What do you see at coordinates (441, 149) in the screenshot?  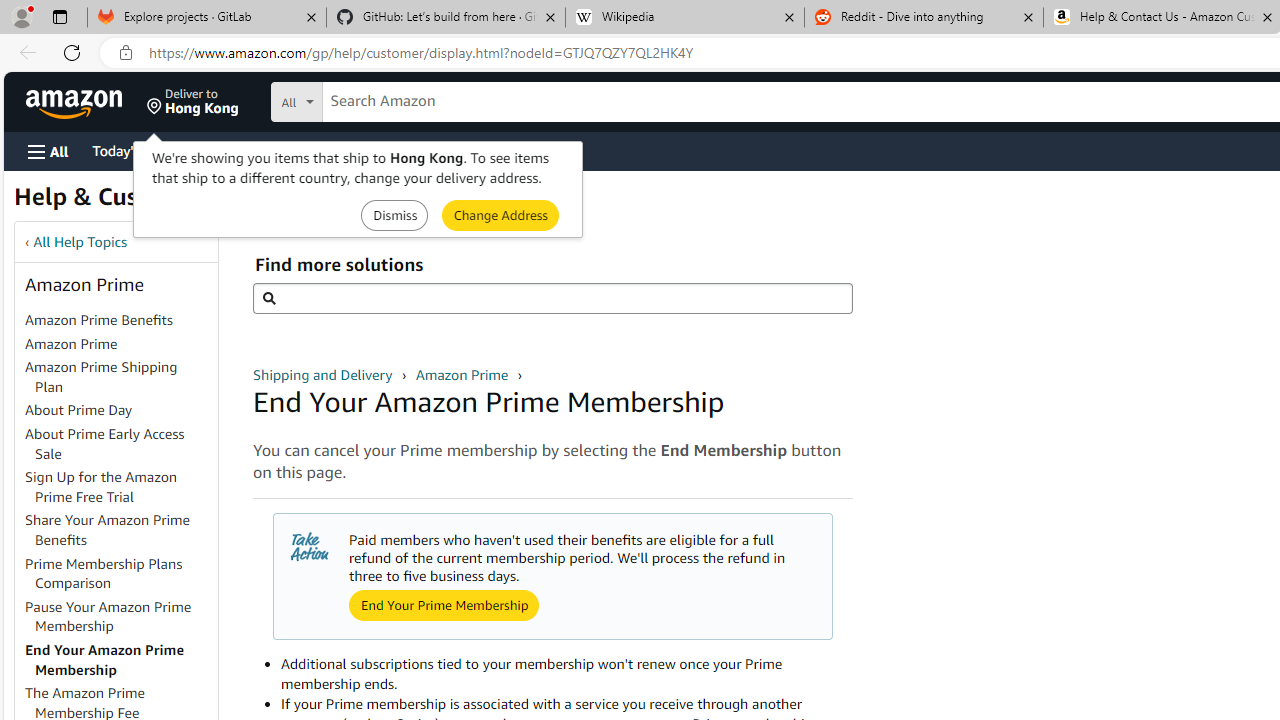 I see `'Gift Cards'` at bounding box center [441, 149].